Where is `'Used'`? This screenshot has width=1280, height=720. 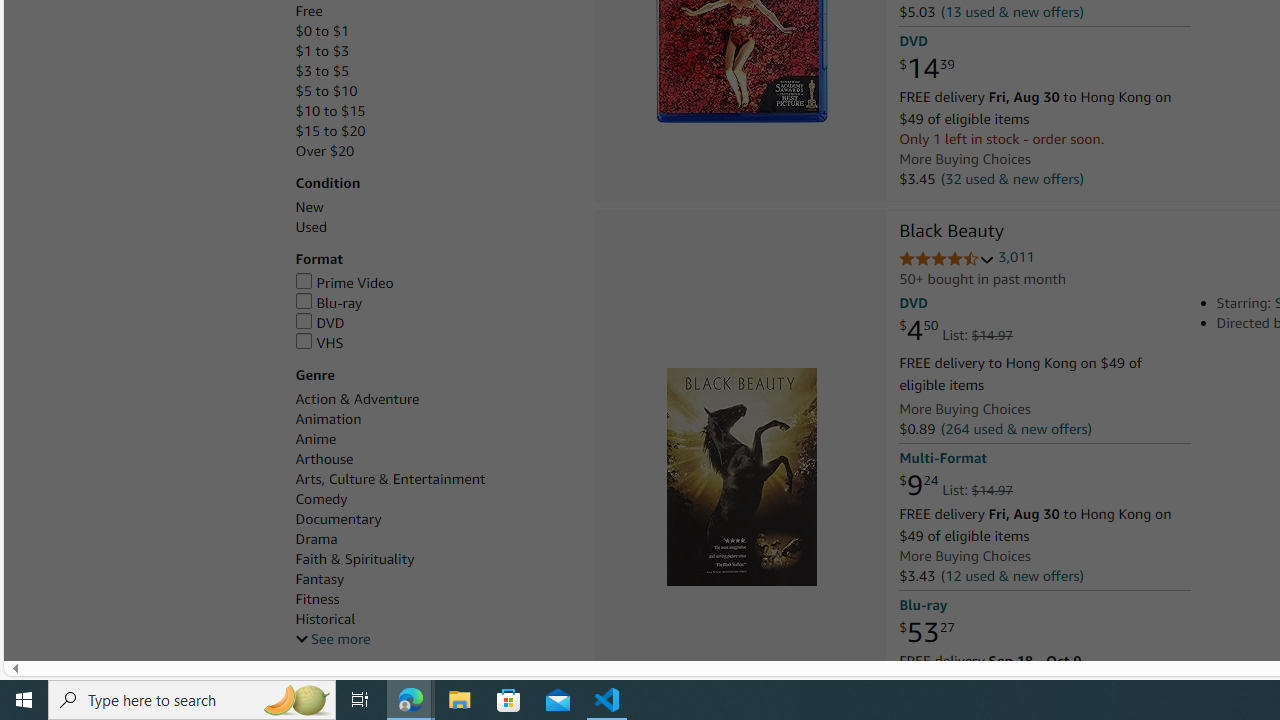
'Used' is located at coordinates (433, 226).